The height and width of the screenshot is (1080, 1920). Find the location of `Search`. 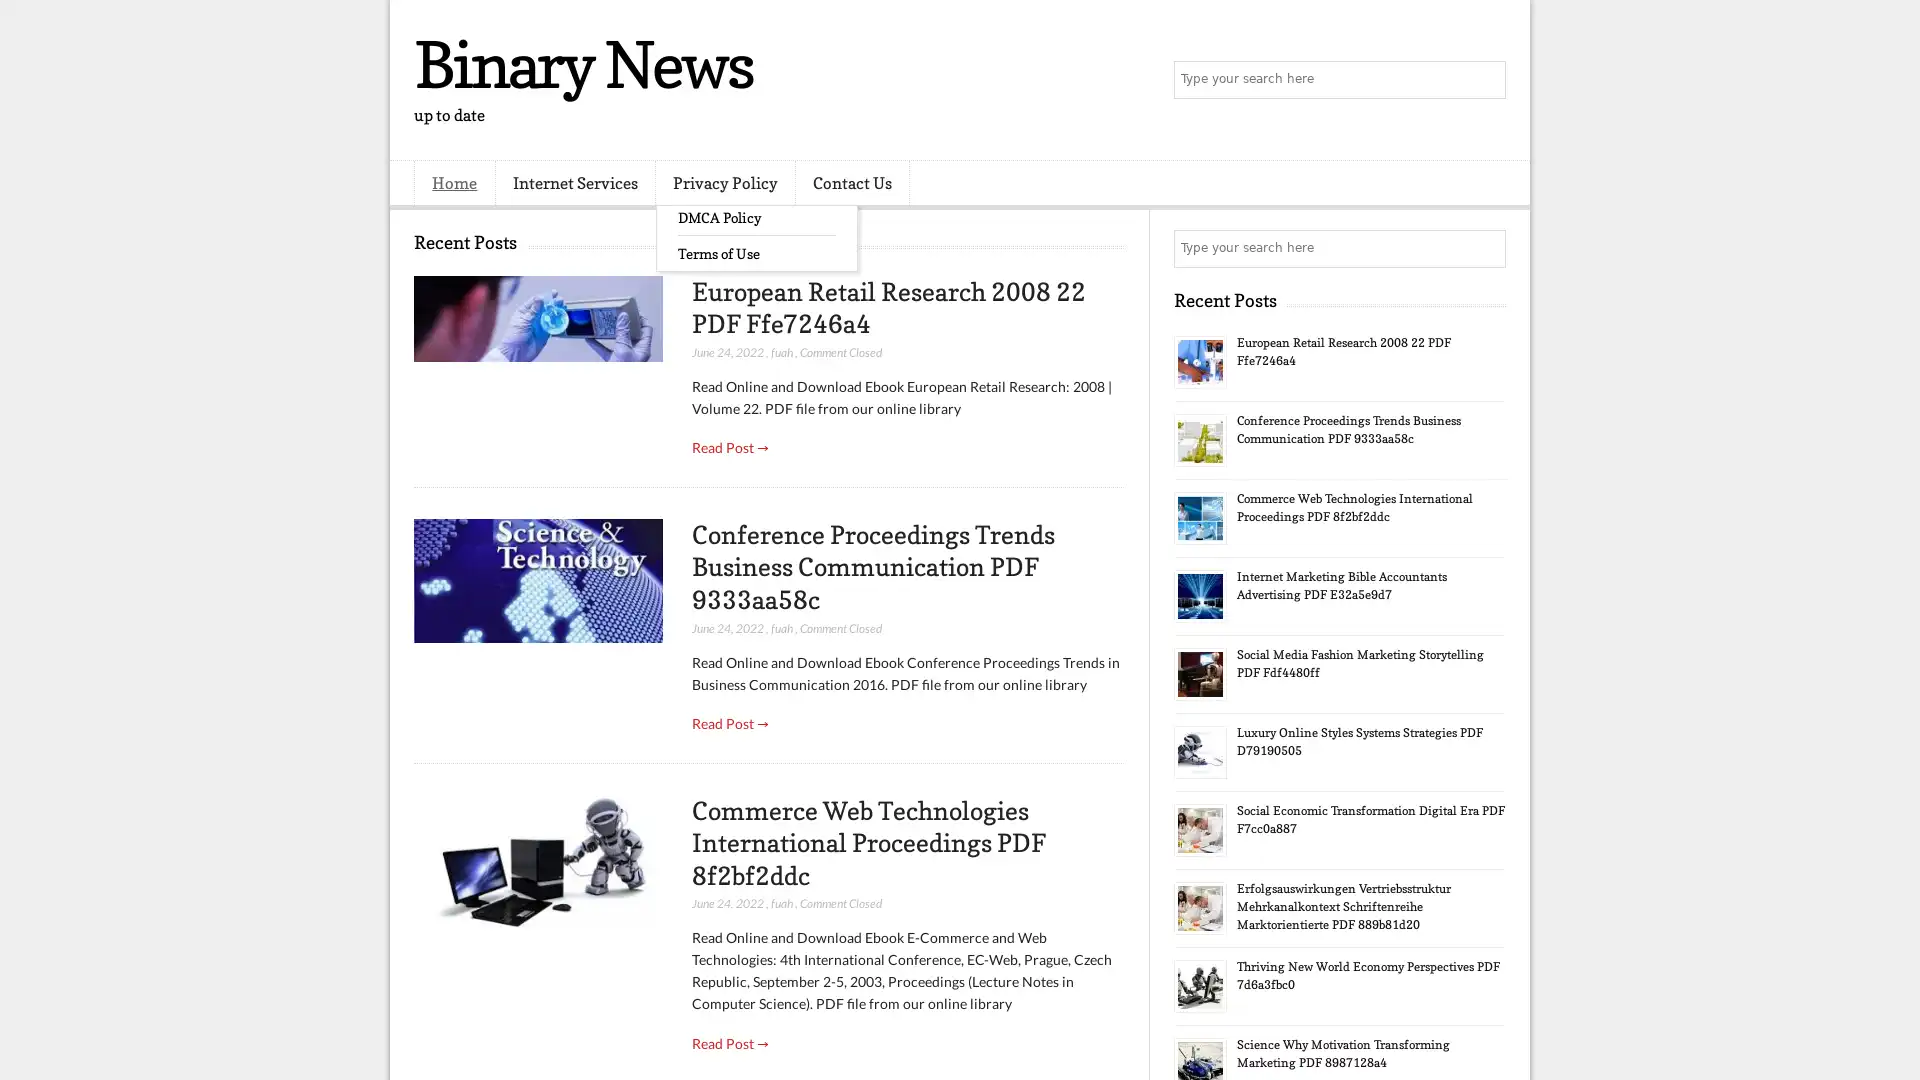

Search is located at coordinates (1485, 248).